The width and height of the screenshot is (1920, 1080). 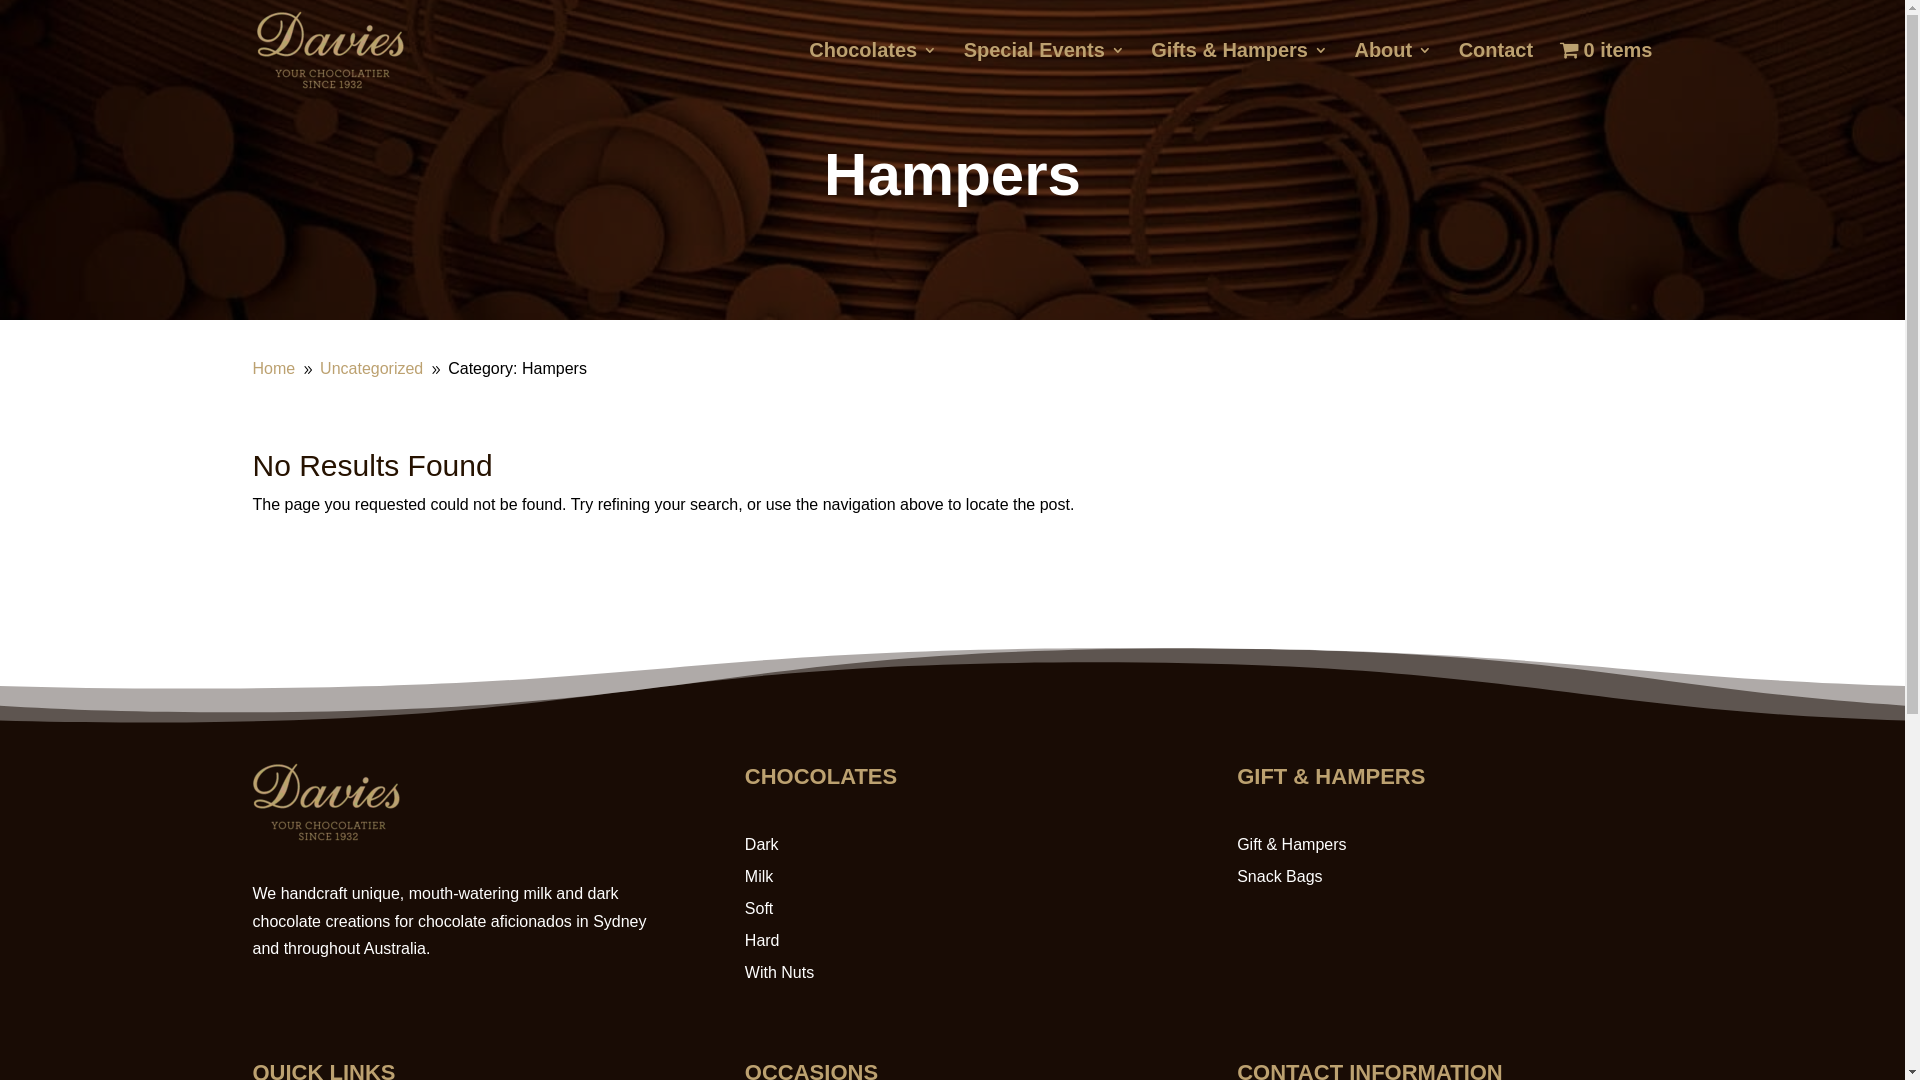 What do you see at coordinates (761, 940) in the screenshot?
I see `'Hard'` at bounding box center [761, 940].